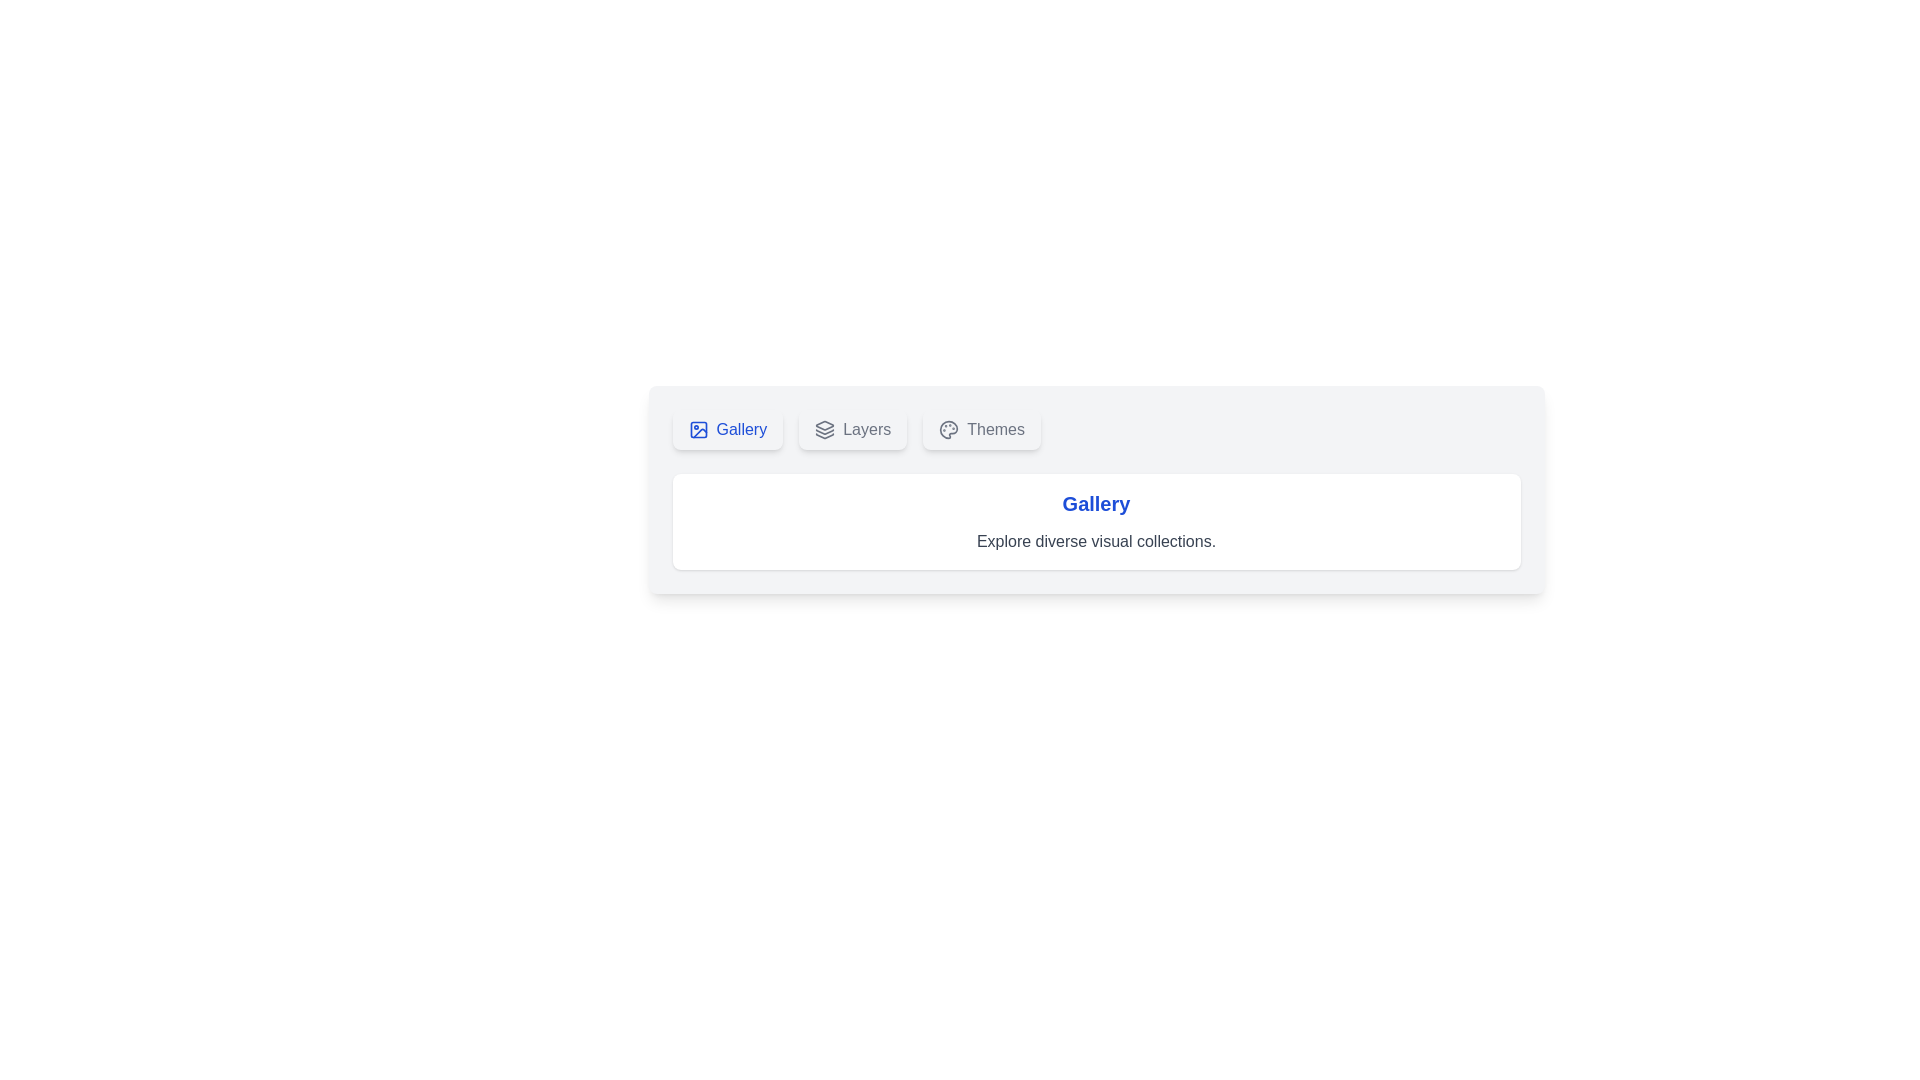 The height and width of the screenshot is (1080, 1920). What do you see at coordinates (982, 428) in the screenshot?
I see `the Themes tab to view its content` at bounding box center [982, 428].